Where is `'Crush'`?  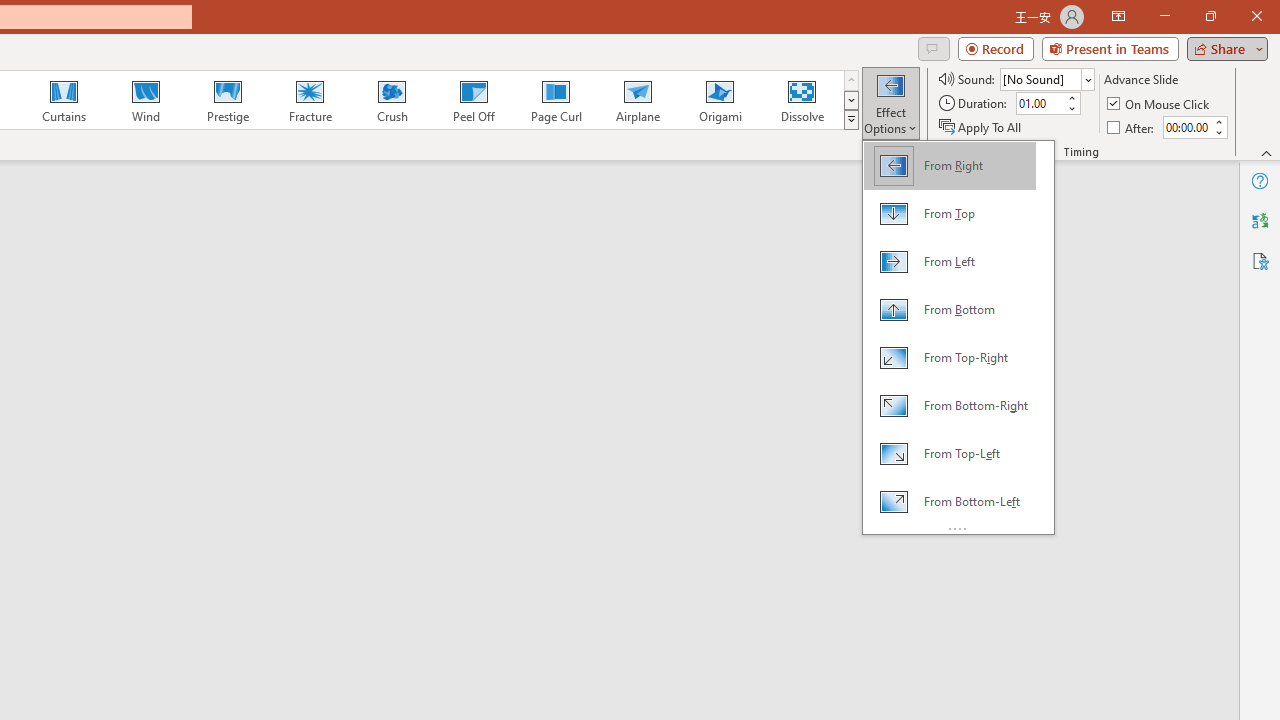 'Crush' is located at coordinates (391, 100).